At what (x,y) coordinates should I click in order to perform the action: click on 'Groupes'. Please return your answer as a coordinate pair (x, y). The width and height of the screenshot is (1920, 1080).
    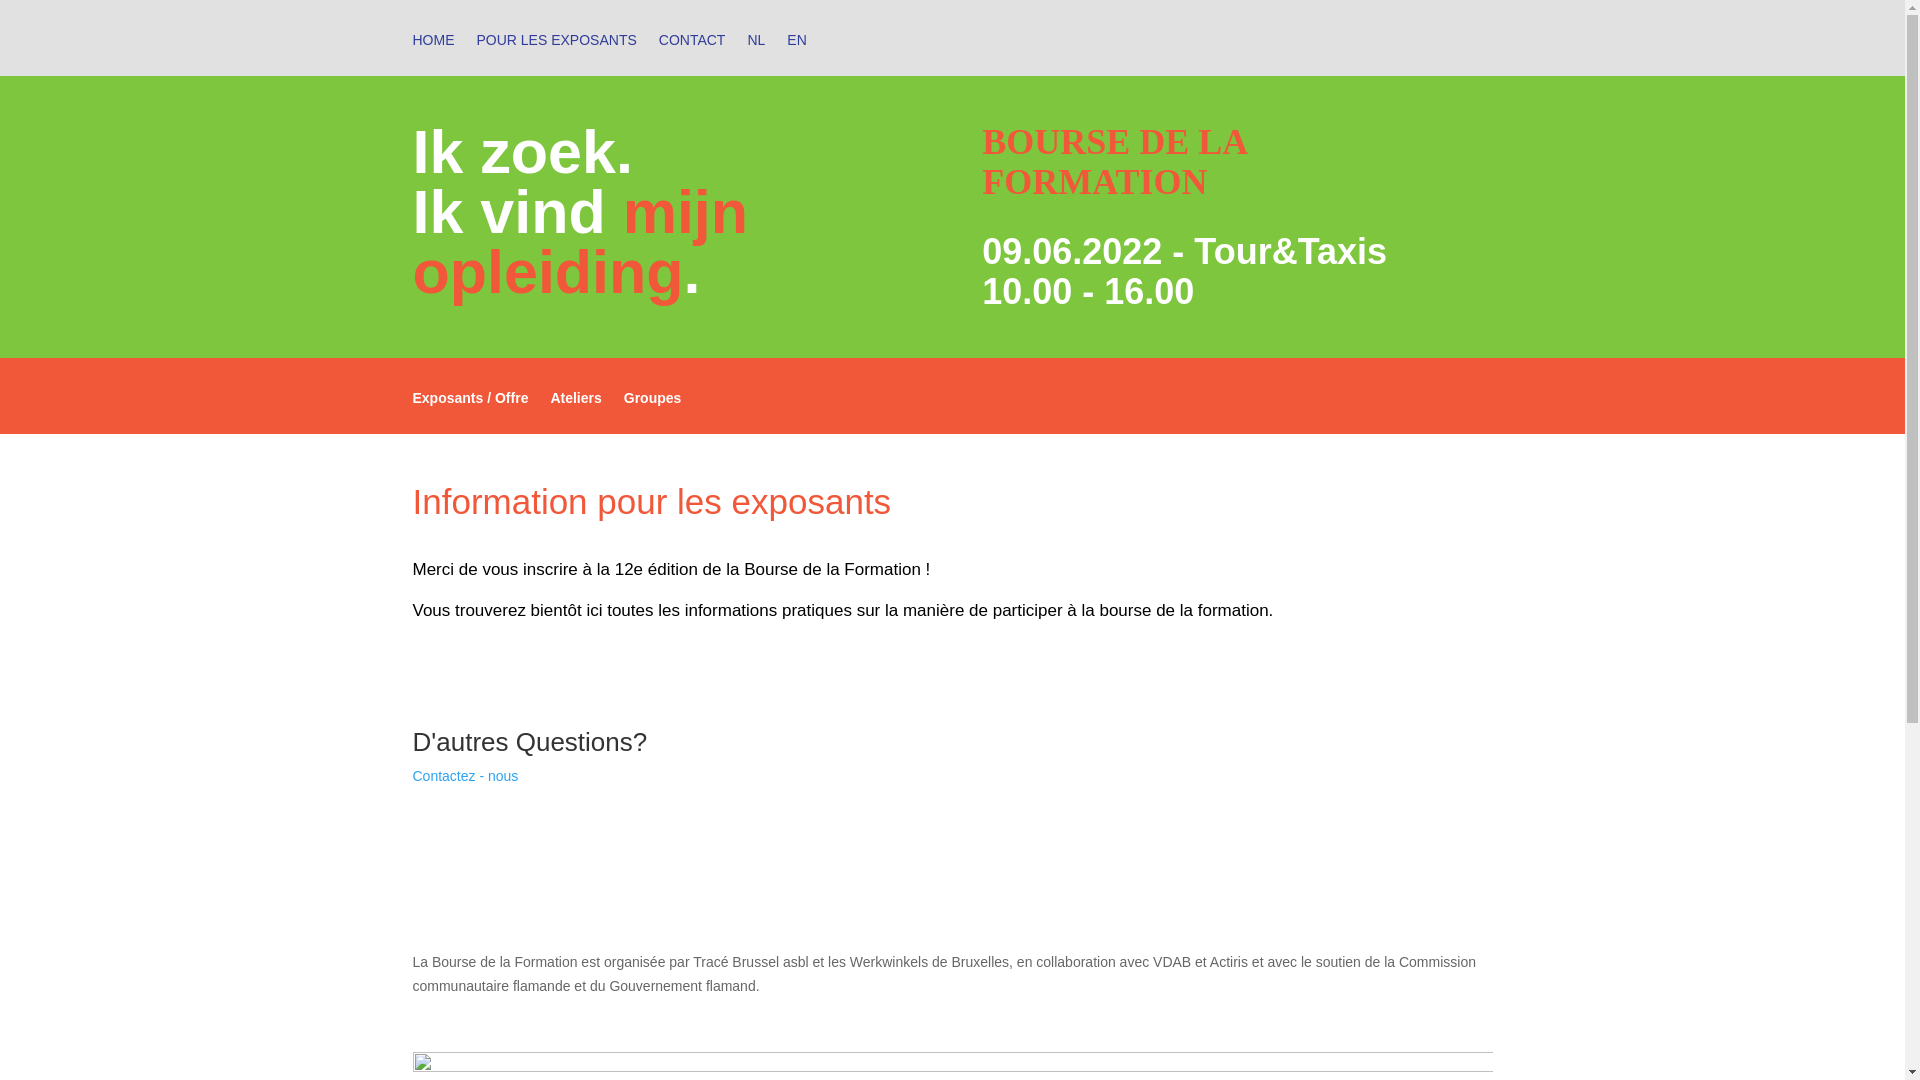
    Looking at the image, I should click on (623, 411).